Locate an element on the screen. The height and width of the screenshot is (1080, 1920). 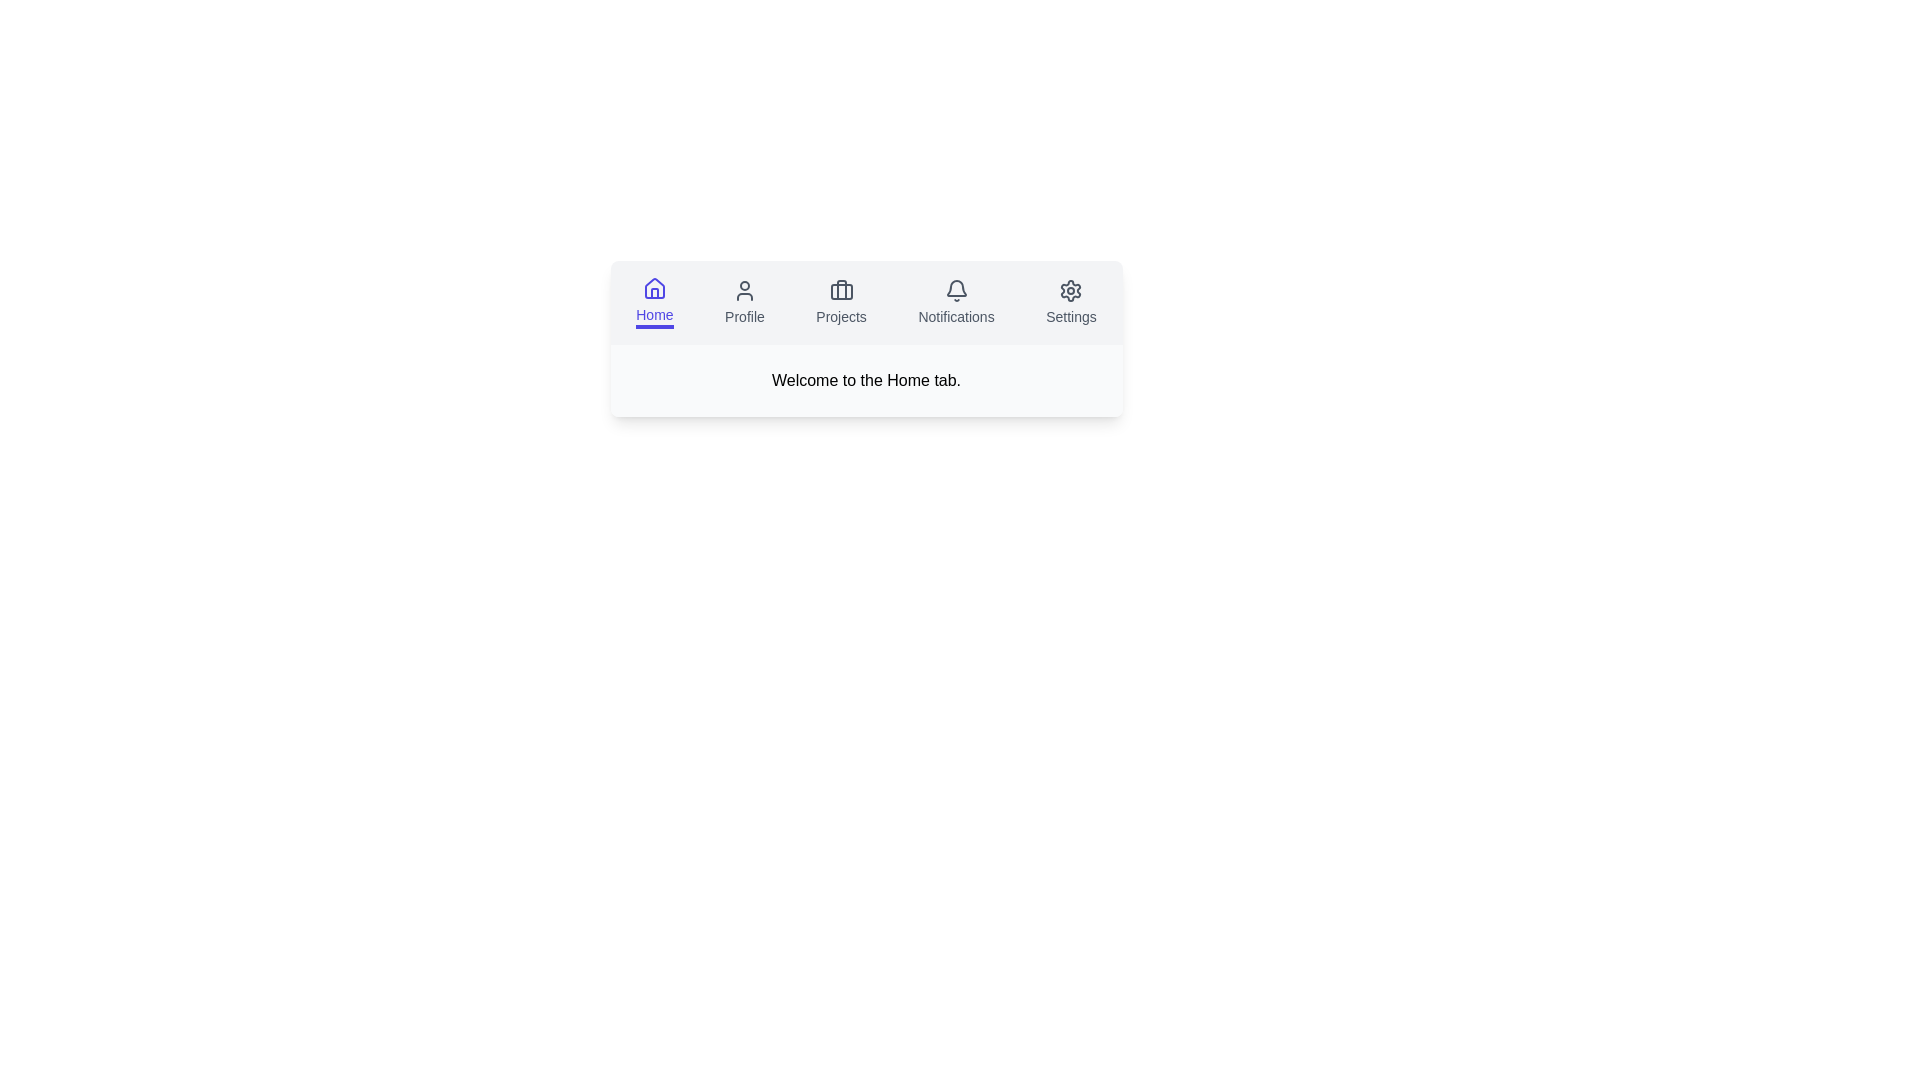
the house icon representing the 'Home' tab in the navigation bar is located at coordinates (654, 288).